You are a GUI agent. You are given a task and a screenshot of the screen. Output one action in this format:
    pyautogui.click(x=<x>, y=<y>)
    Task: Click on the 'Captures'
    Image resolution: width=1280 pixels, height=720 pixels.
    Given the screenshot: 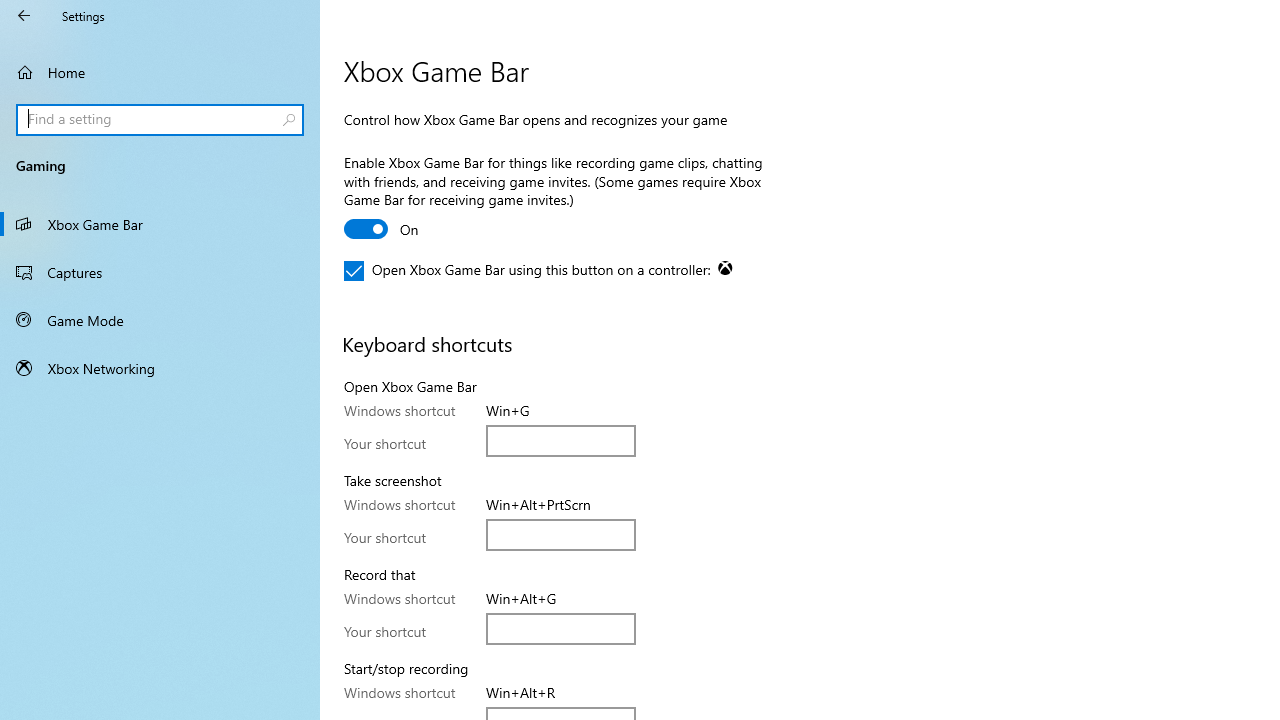 What is the action you would take?
    pyautogui.click(x=160, y=271)
    